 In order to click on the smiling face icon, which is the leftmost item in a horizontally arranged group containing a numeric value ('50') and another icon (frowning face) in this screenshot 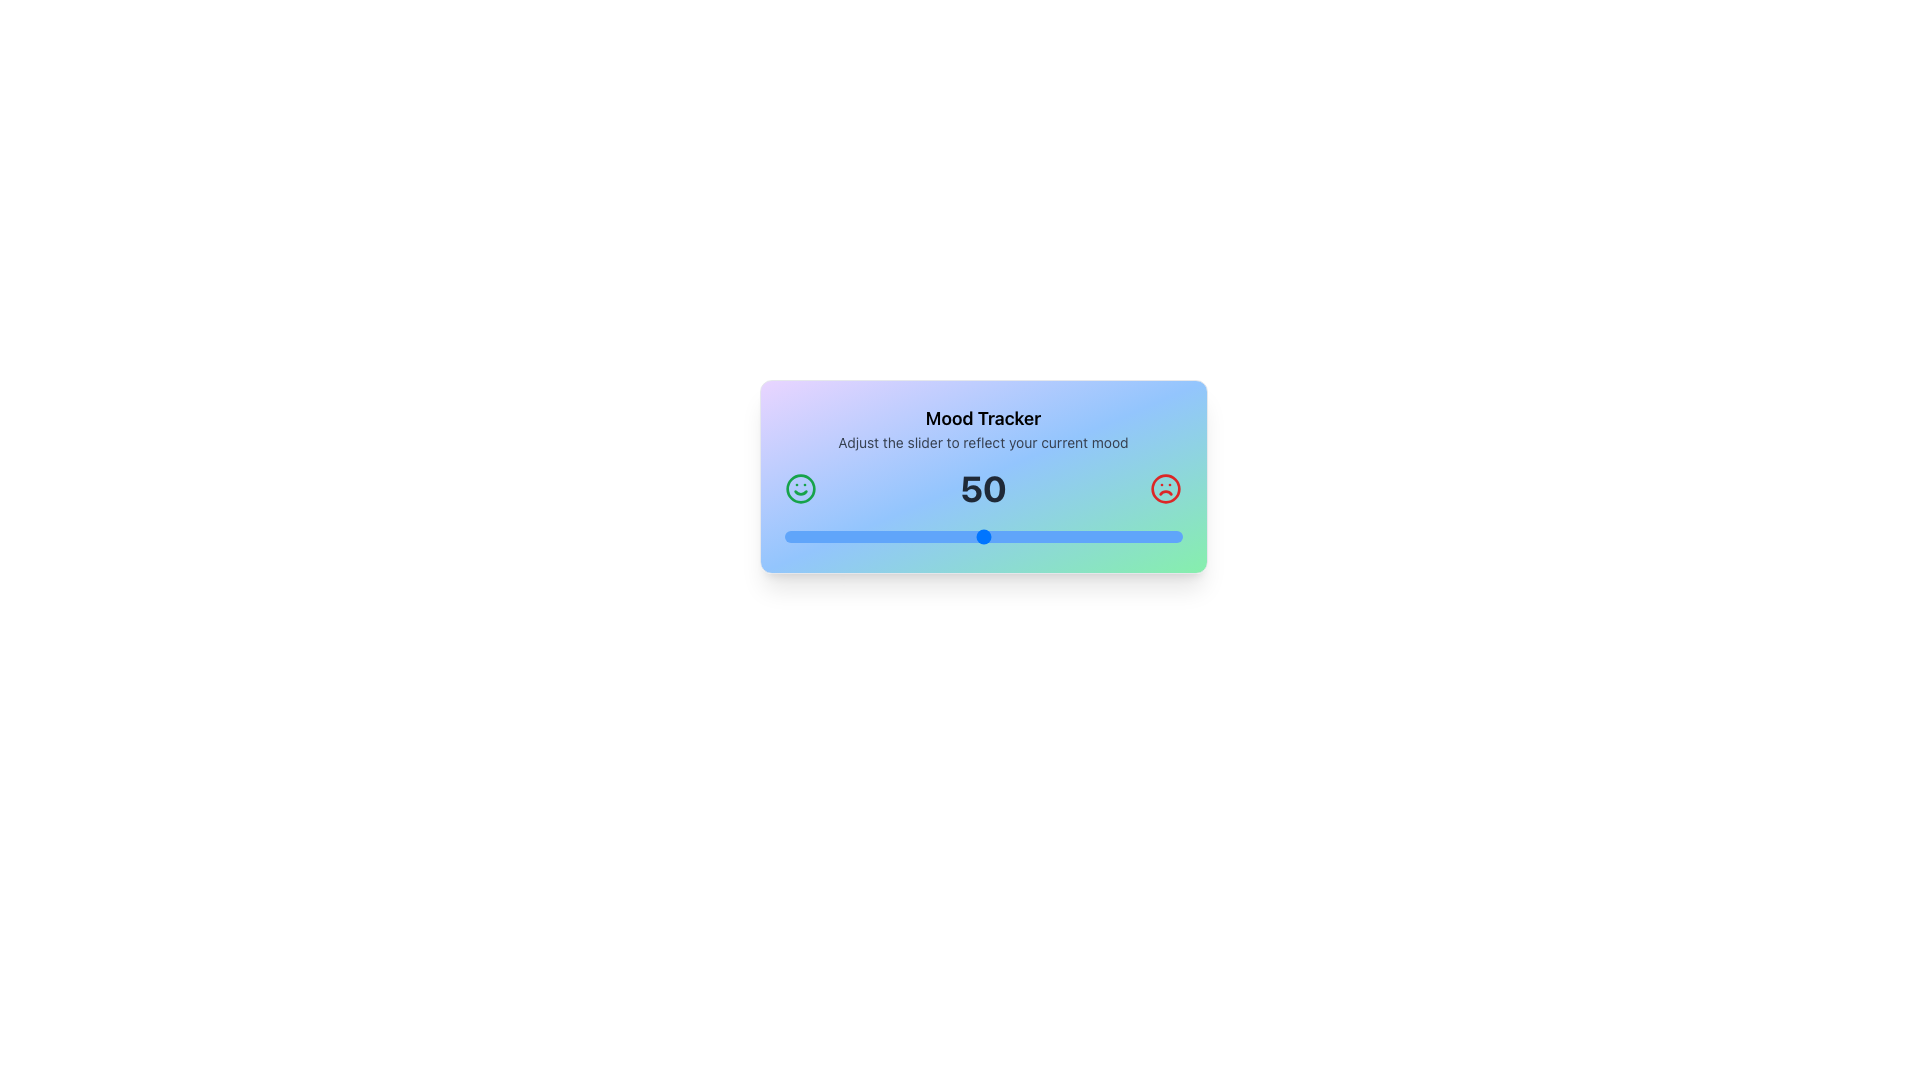, I will do `click(800, 489)`.